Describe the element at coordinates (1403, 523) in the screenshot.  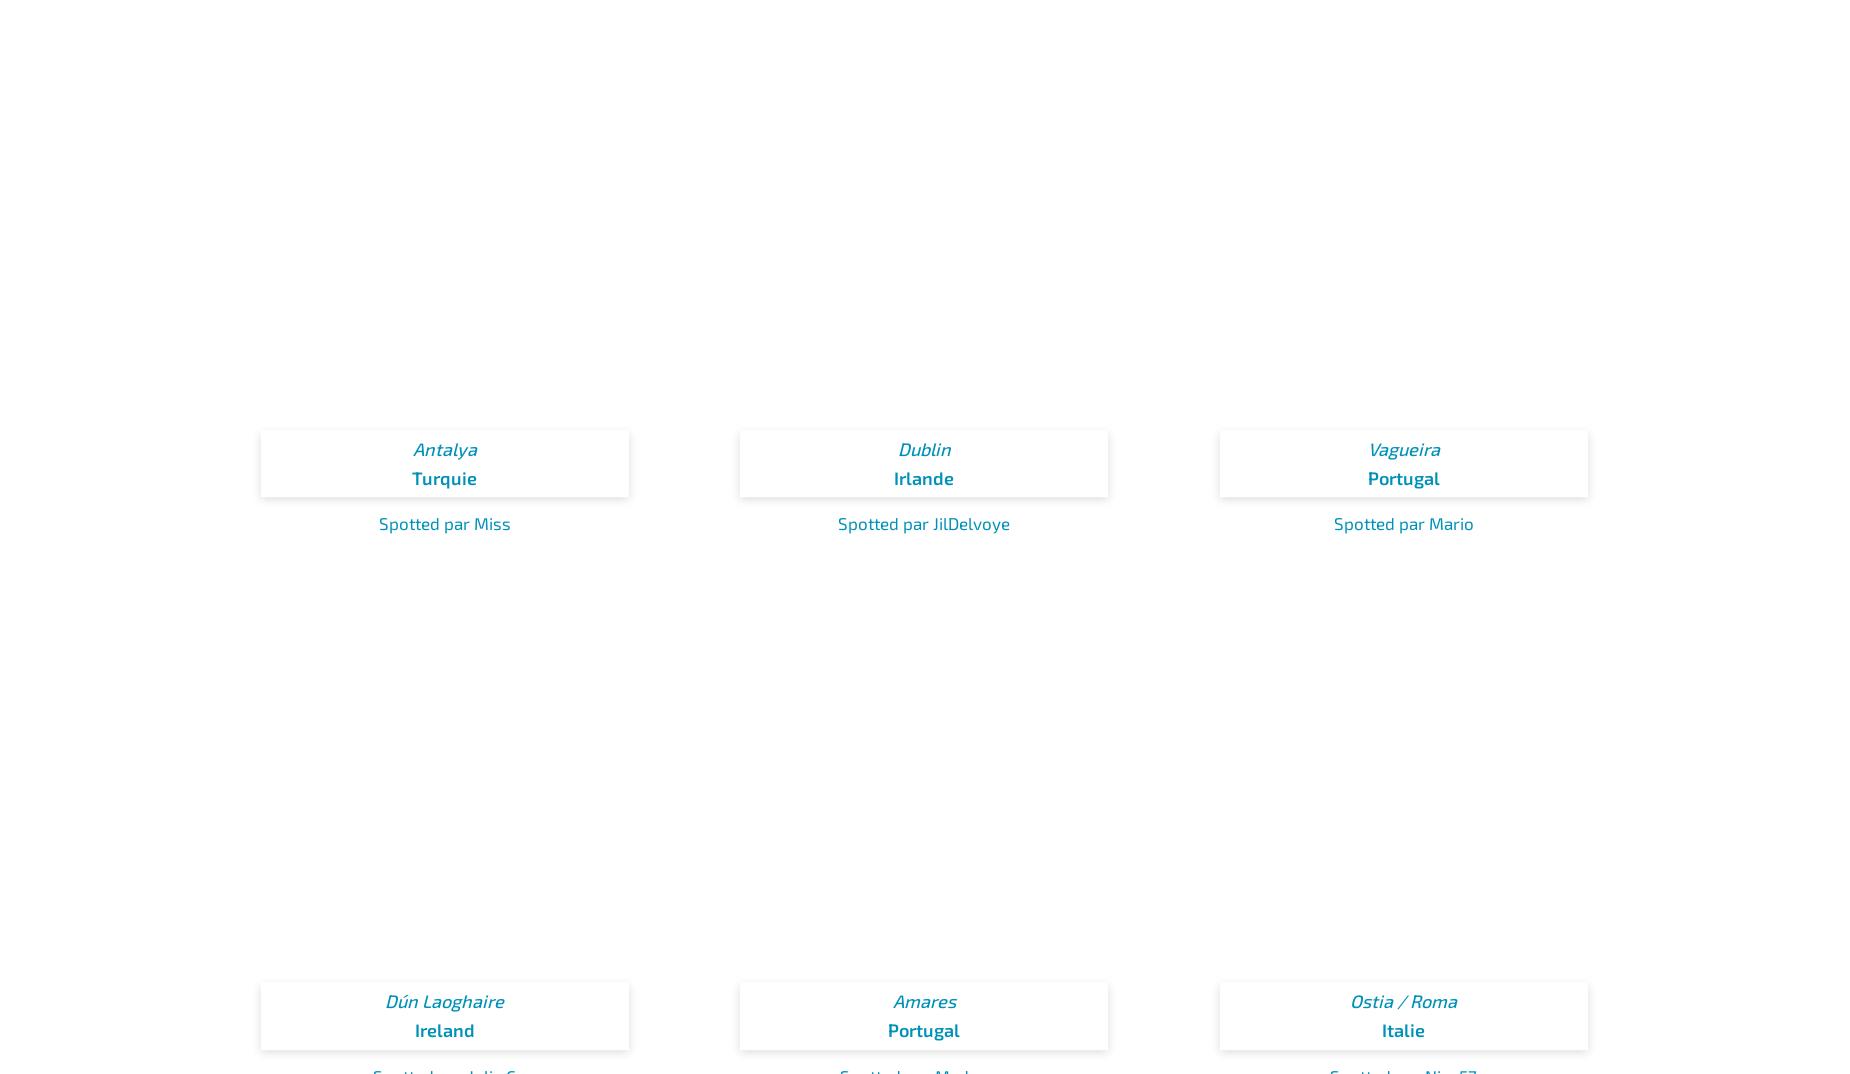
I see `'Spotted par Mario'` at that location.